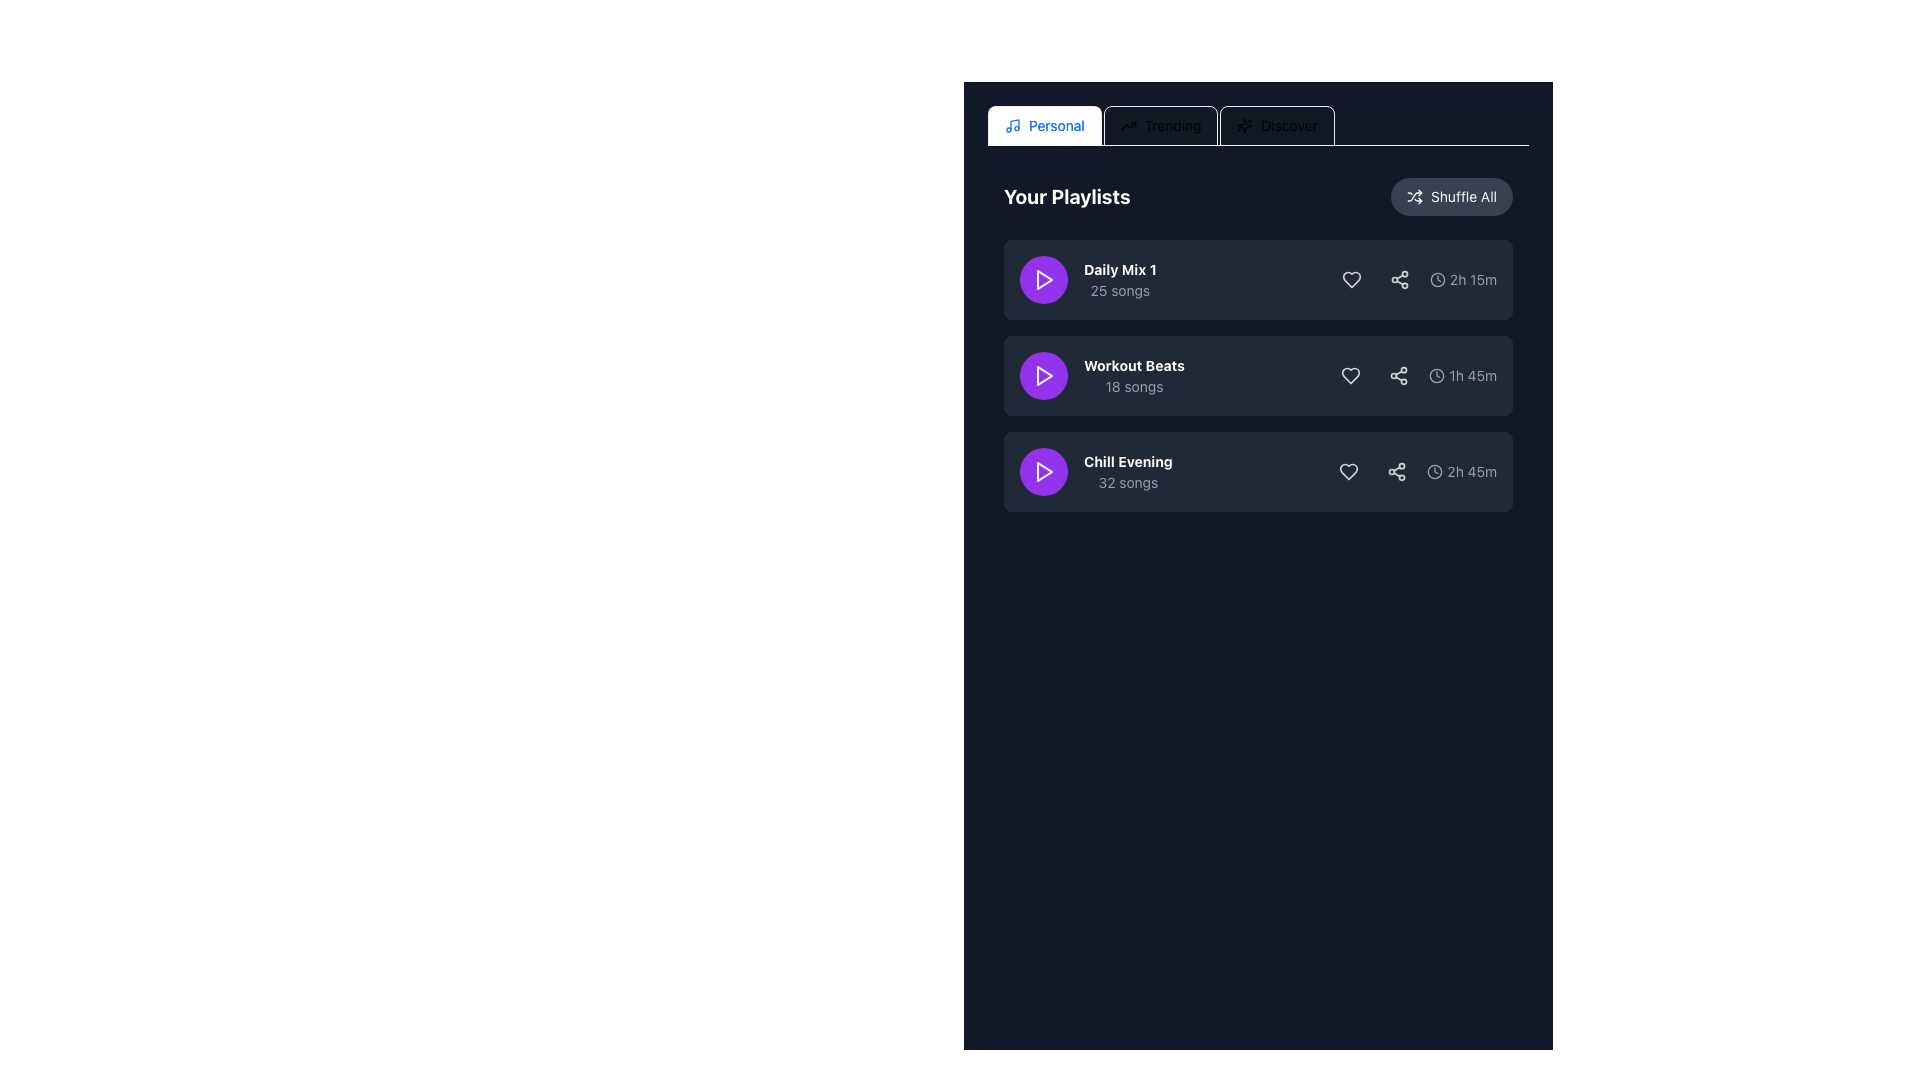  Describe the element at coordinates (1276, 126) in the screenshot. I see `the 'Discover' tab, which is the third tab in the horizontal navigation bar` at that location.